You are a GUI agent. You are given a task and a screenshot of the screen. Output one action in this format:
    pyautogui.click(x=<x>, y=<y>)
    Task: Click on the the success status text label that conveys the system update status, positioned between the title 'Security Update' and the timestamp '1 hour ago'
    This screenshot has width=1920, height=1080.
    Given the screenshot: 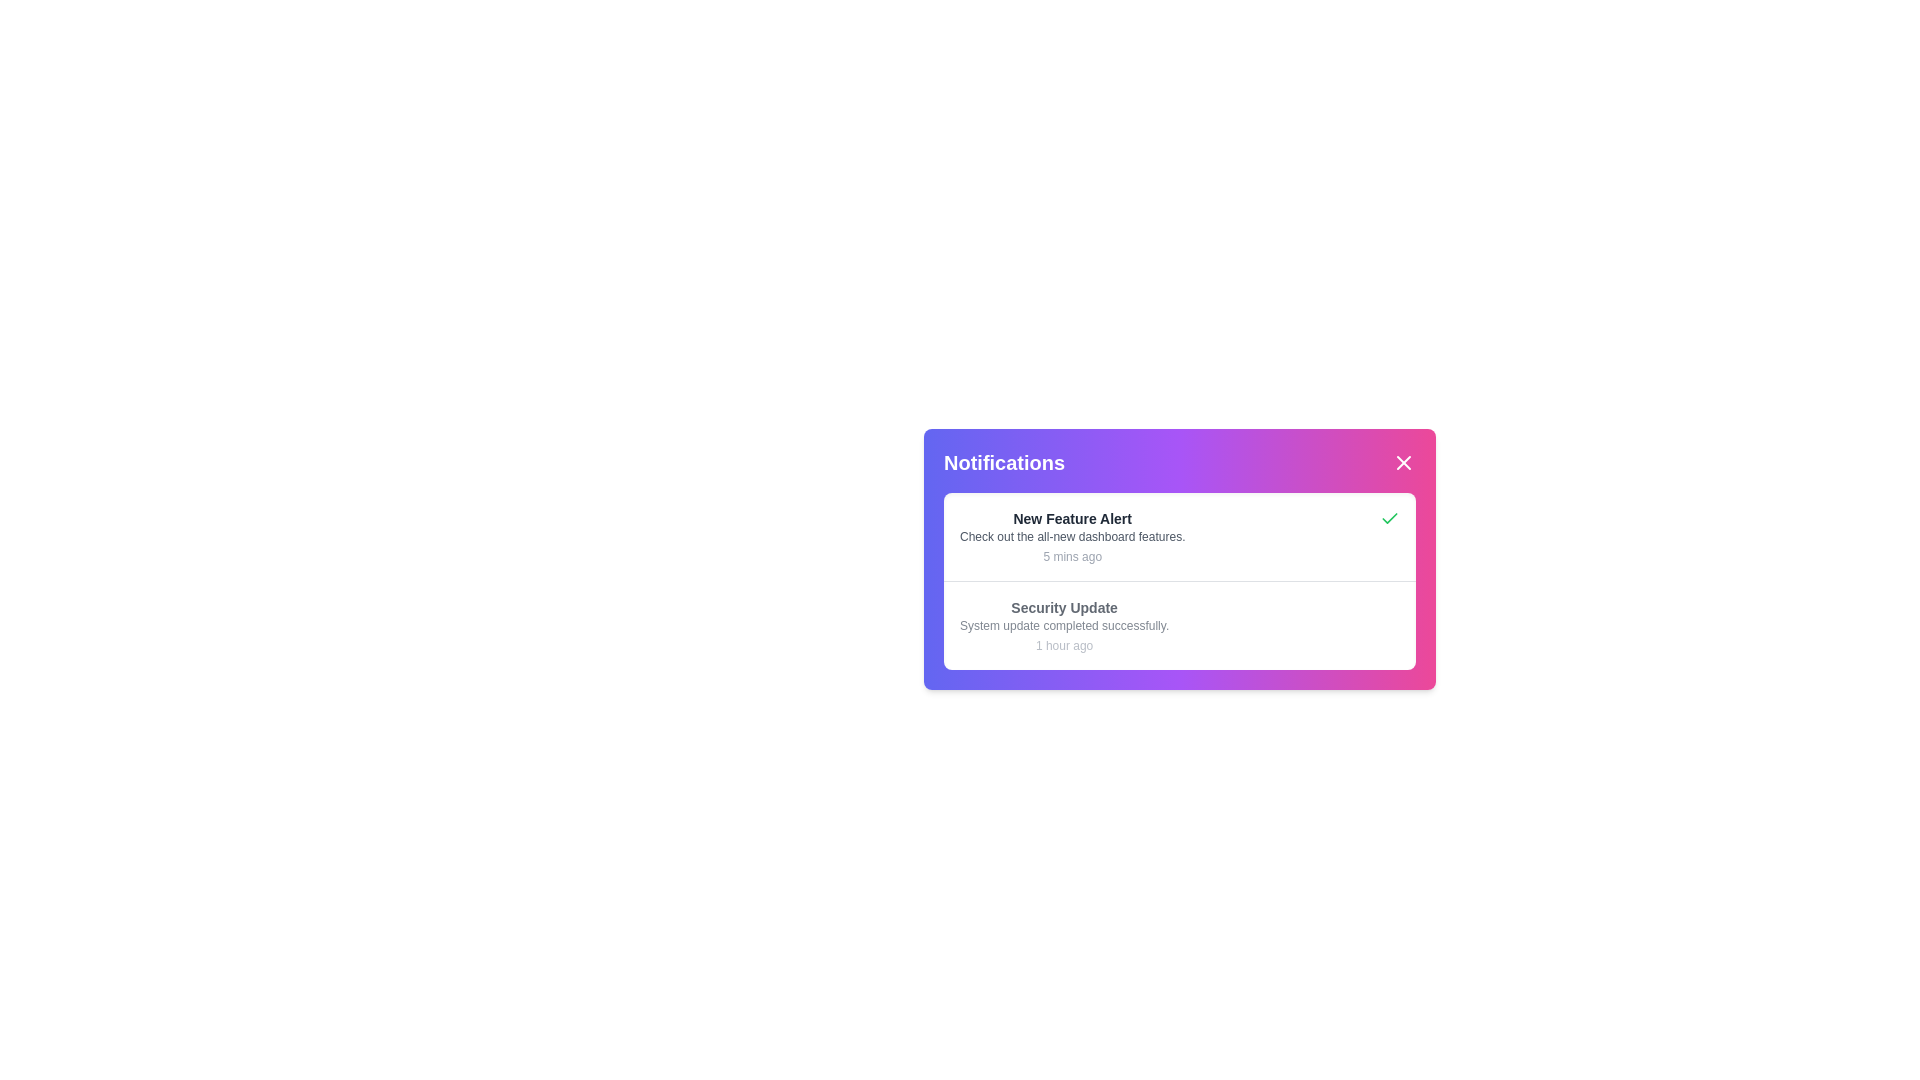 What is the action you would take?
    pyautogui.click(x=1063, y=624)
    